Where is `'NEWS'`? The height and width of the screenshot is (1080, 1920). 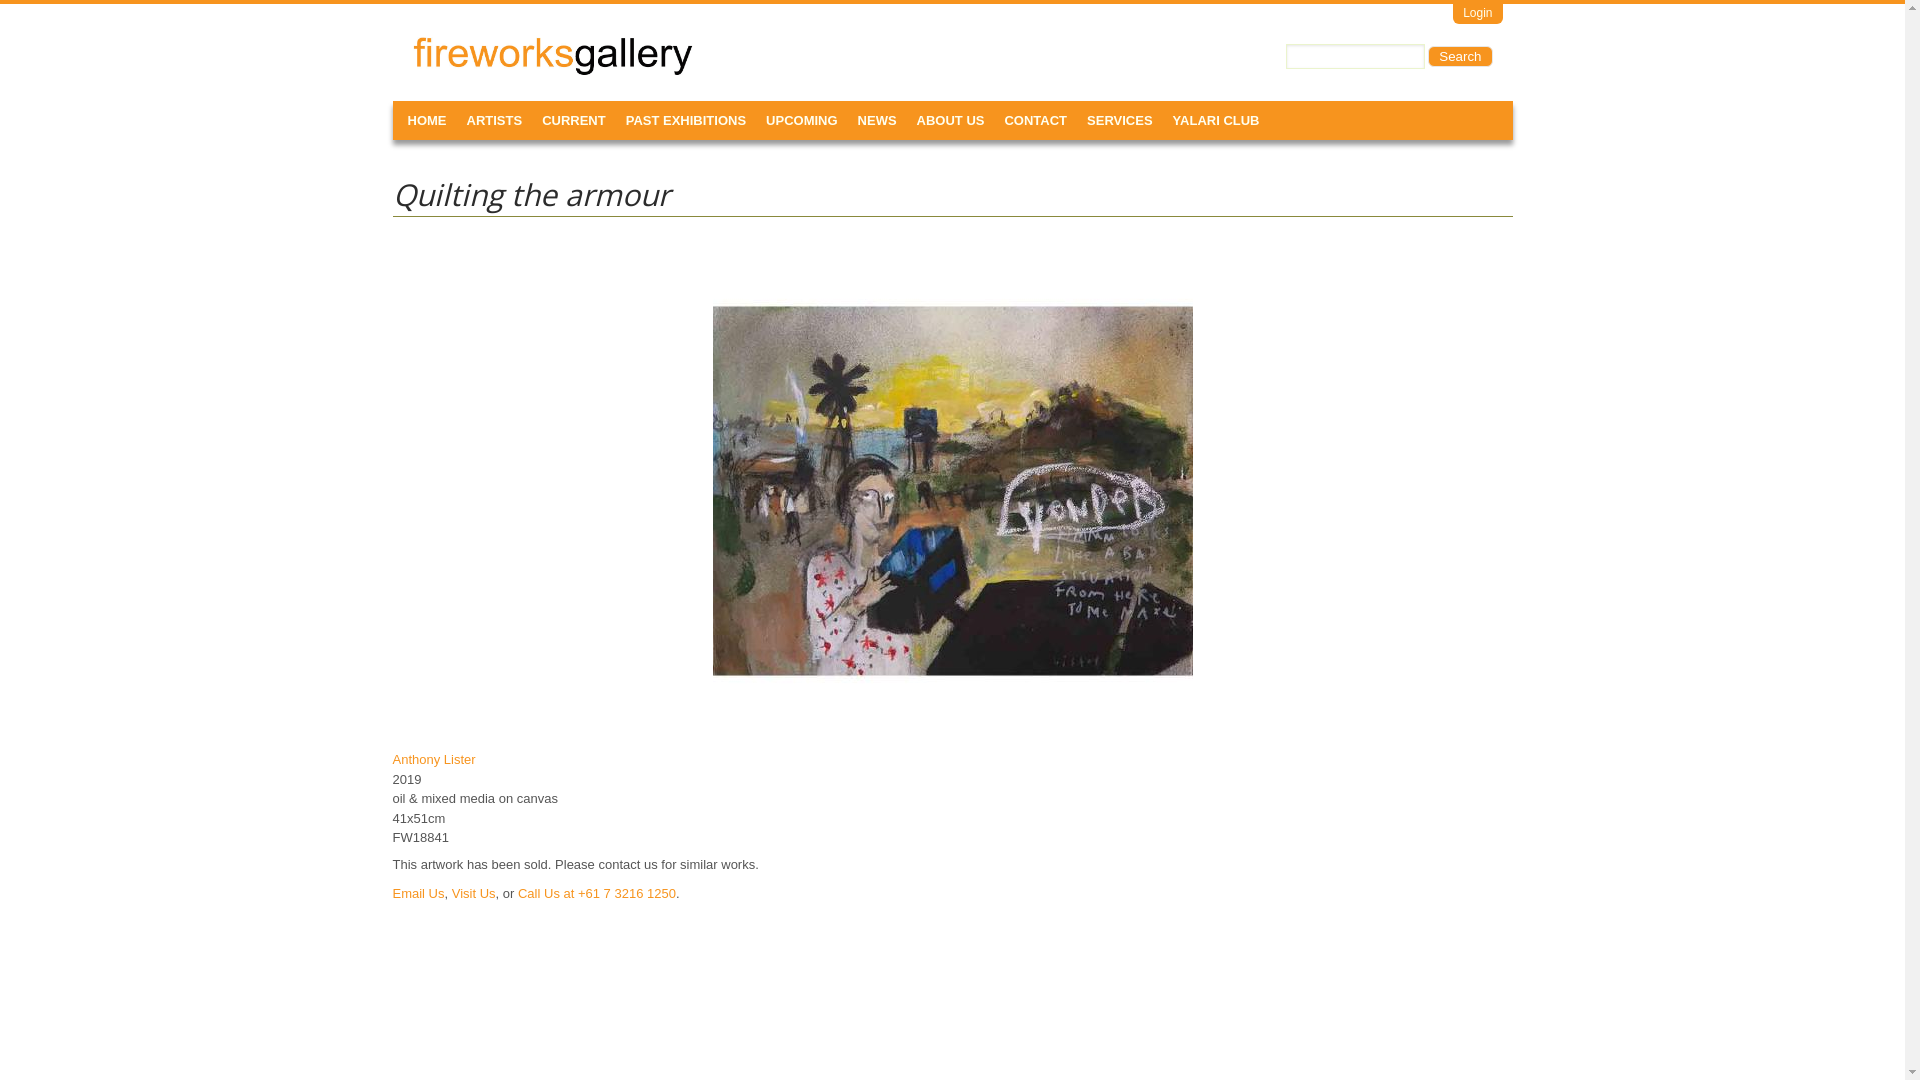 'NEWS' is located at coordinates (848, 120).